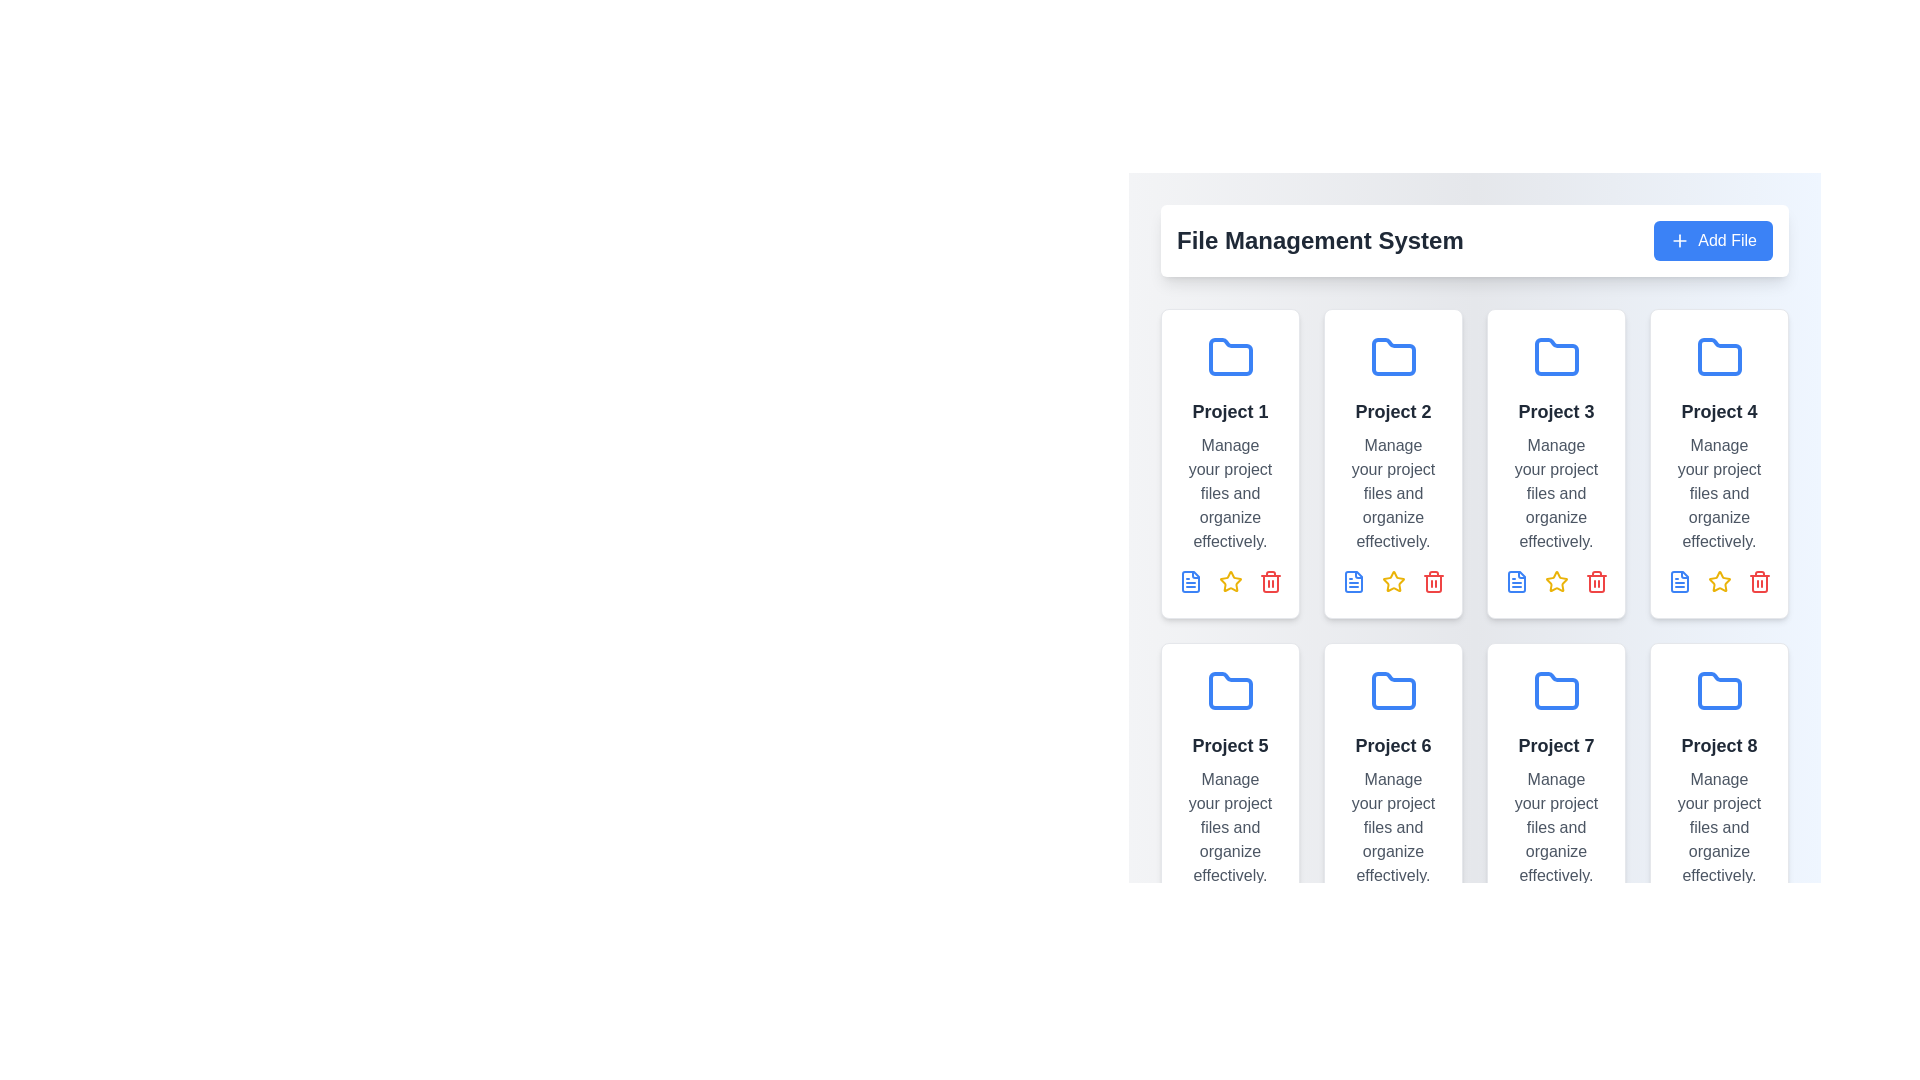  Describe the element at coordinates (1595, 582) in the screenshot. I see `the 'Delete' icon button located inside the card for 'Project 3', which is the third icon in the action button row on the right side of the card footer` at that location.